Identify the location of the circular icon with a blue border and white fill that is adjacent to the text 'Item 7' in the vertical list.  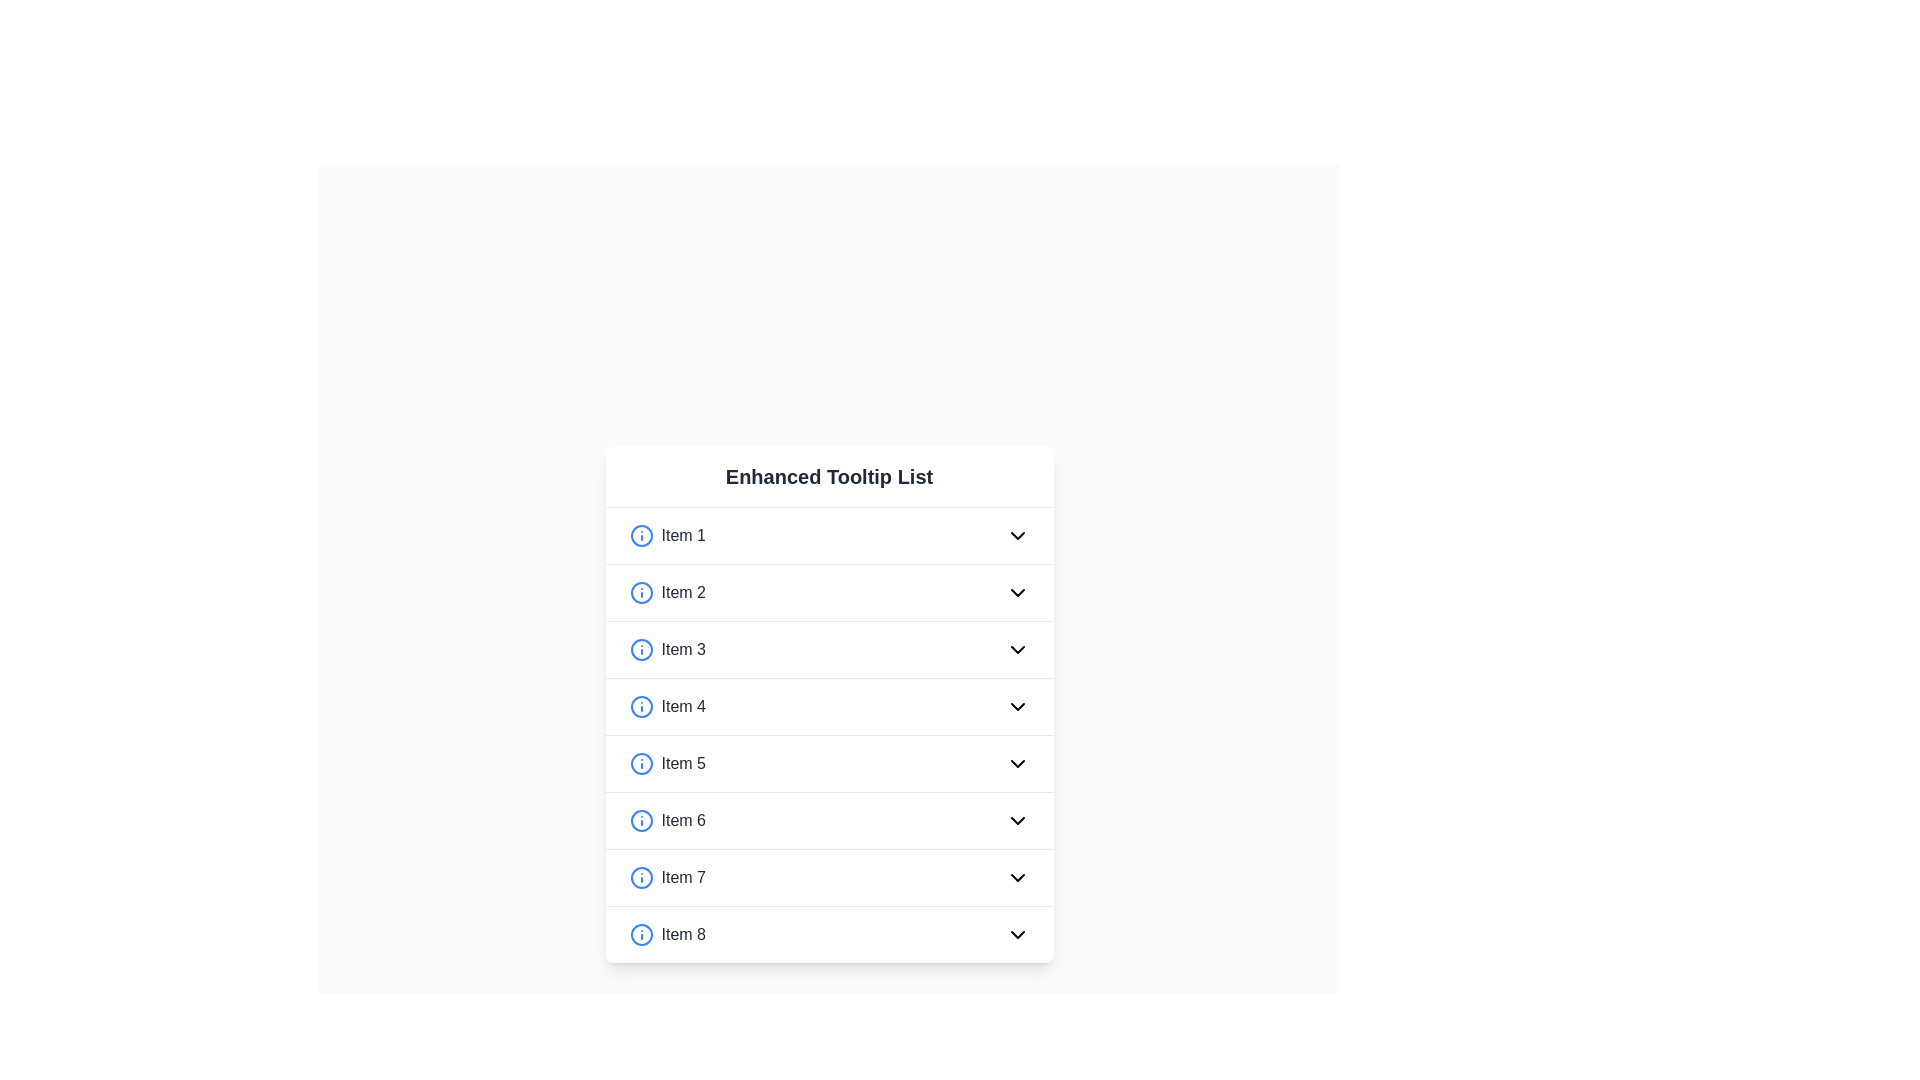
(641, 877).